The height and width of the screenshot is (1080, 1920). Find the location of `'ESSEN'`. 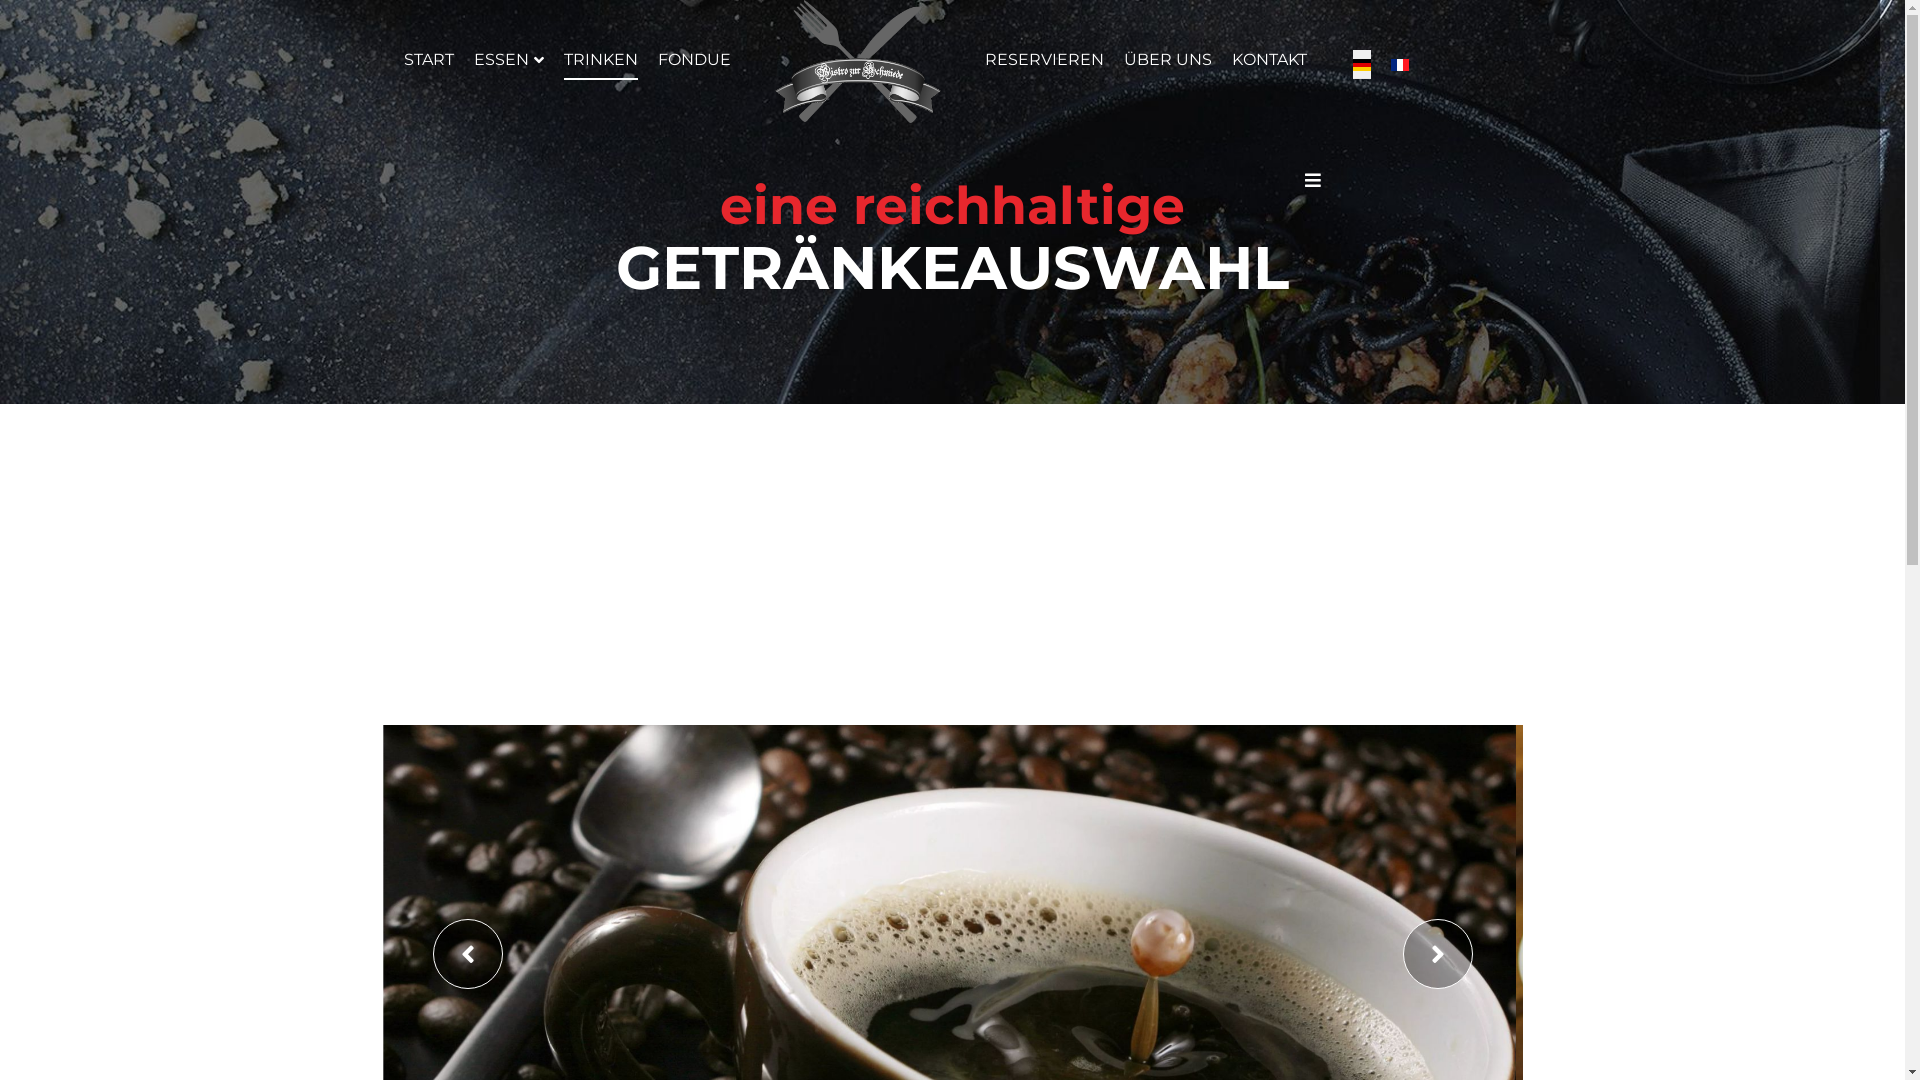

'ESSEN' is located at coordinates (473, 59).